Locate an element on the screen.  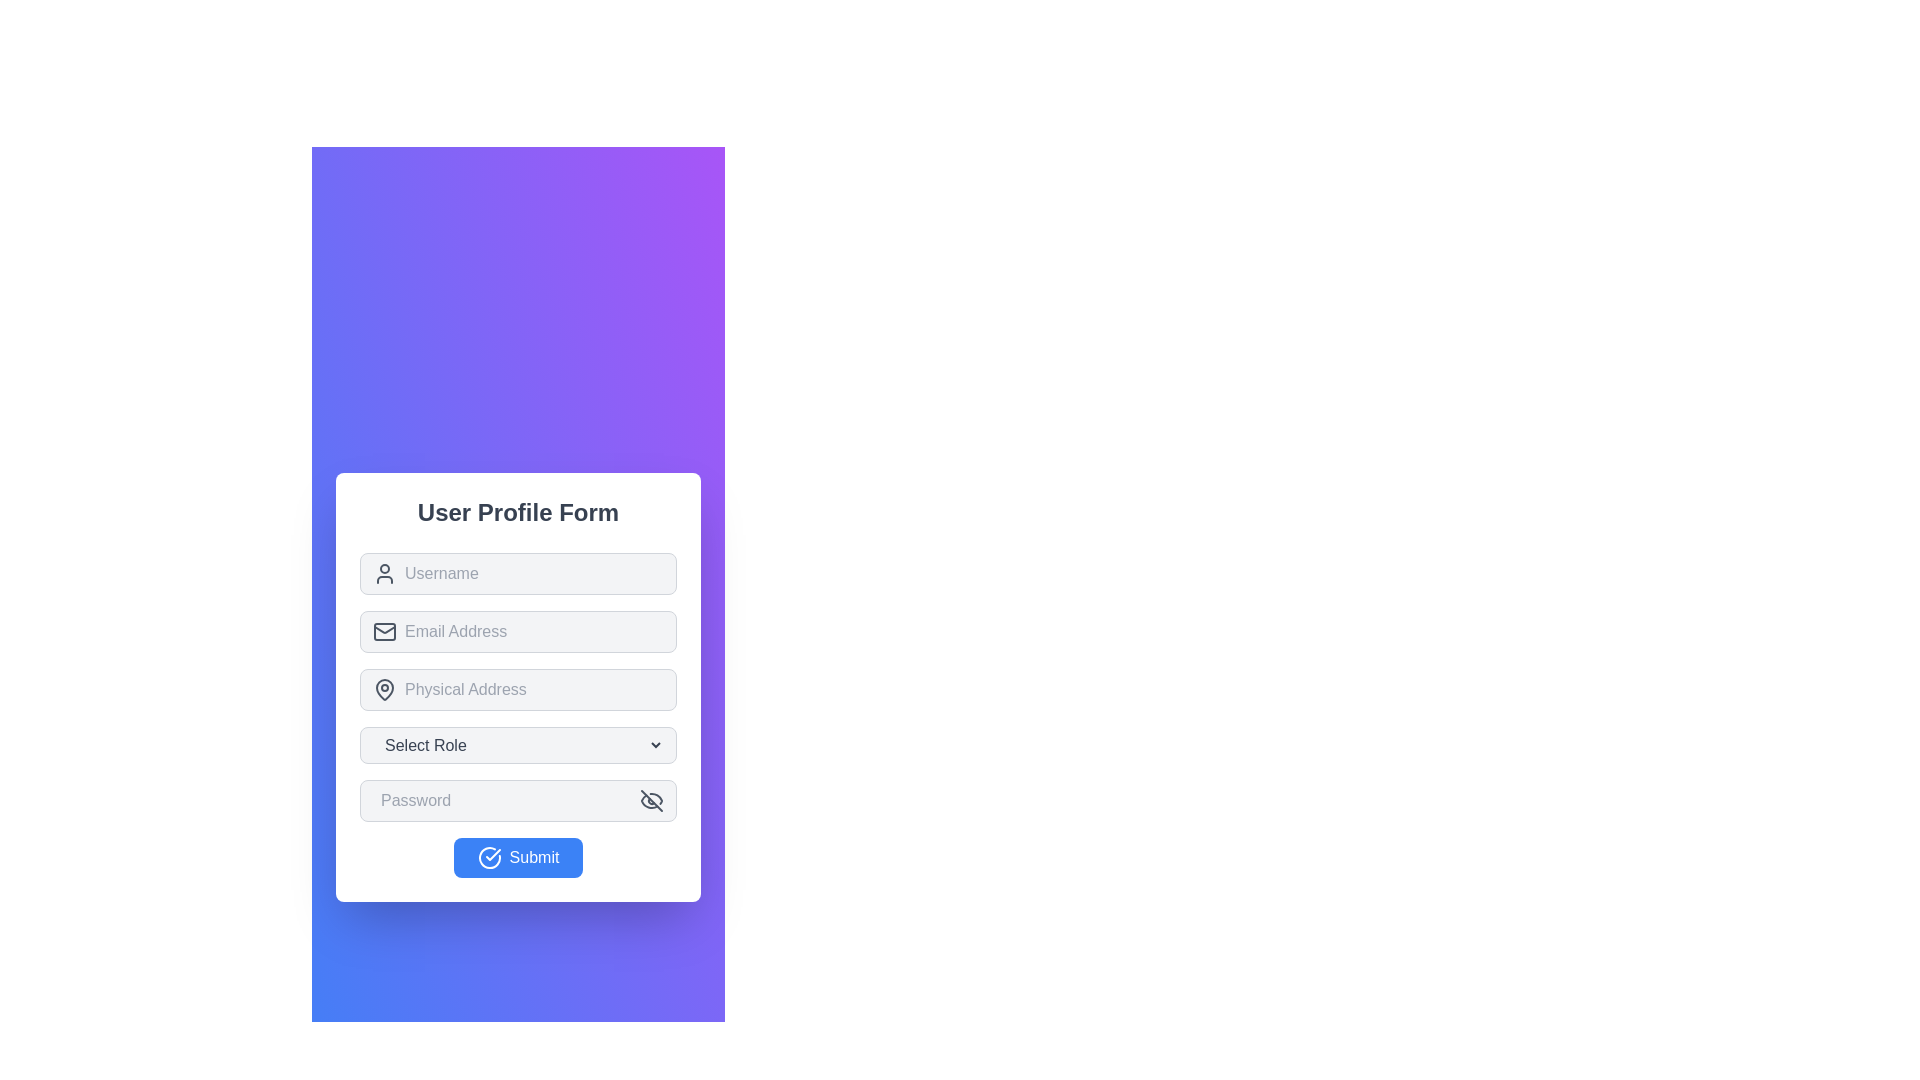
the 'Submit' button, which features a blue background, white text labeled 'Submit', and a white checkmark icon to the left of the text, located below the input fields and centered horizontally within the form is located at coordinates (518, 856).